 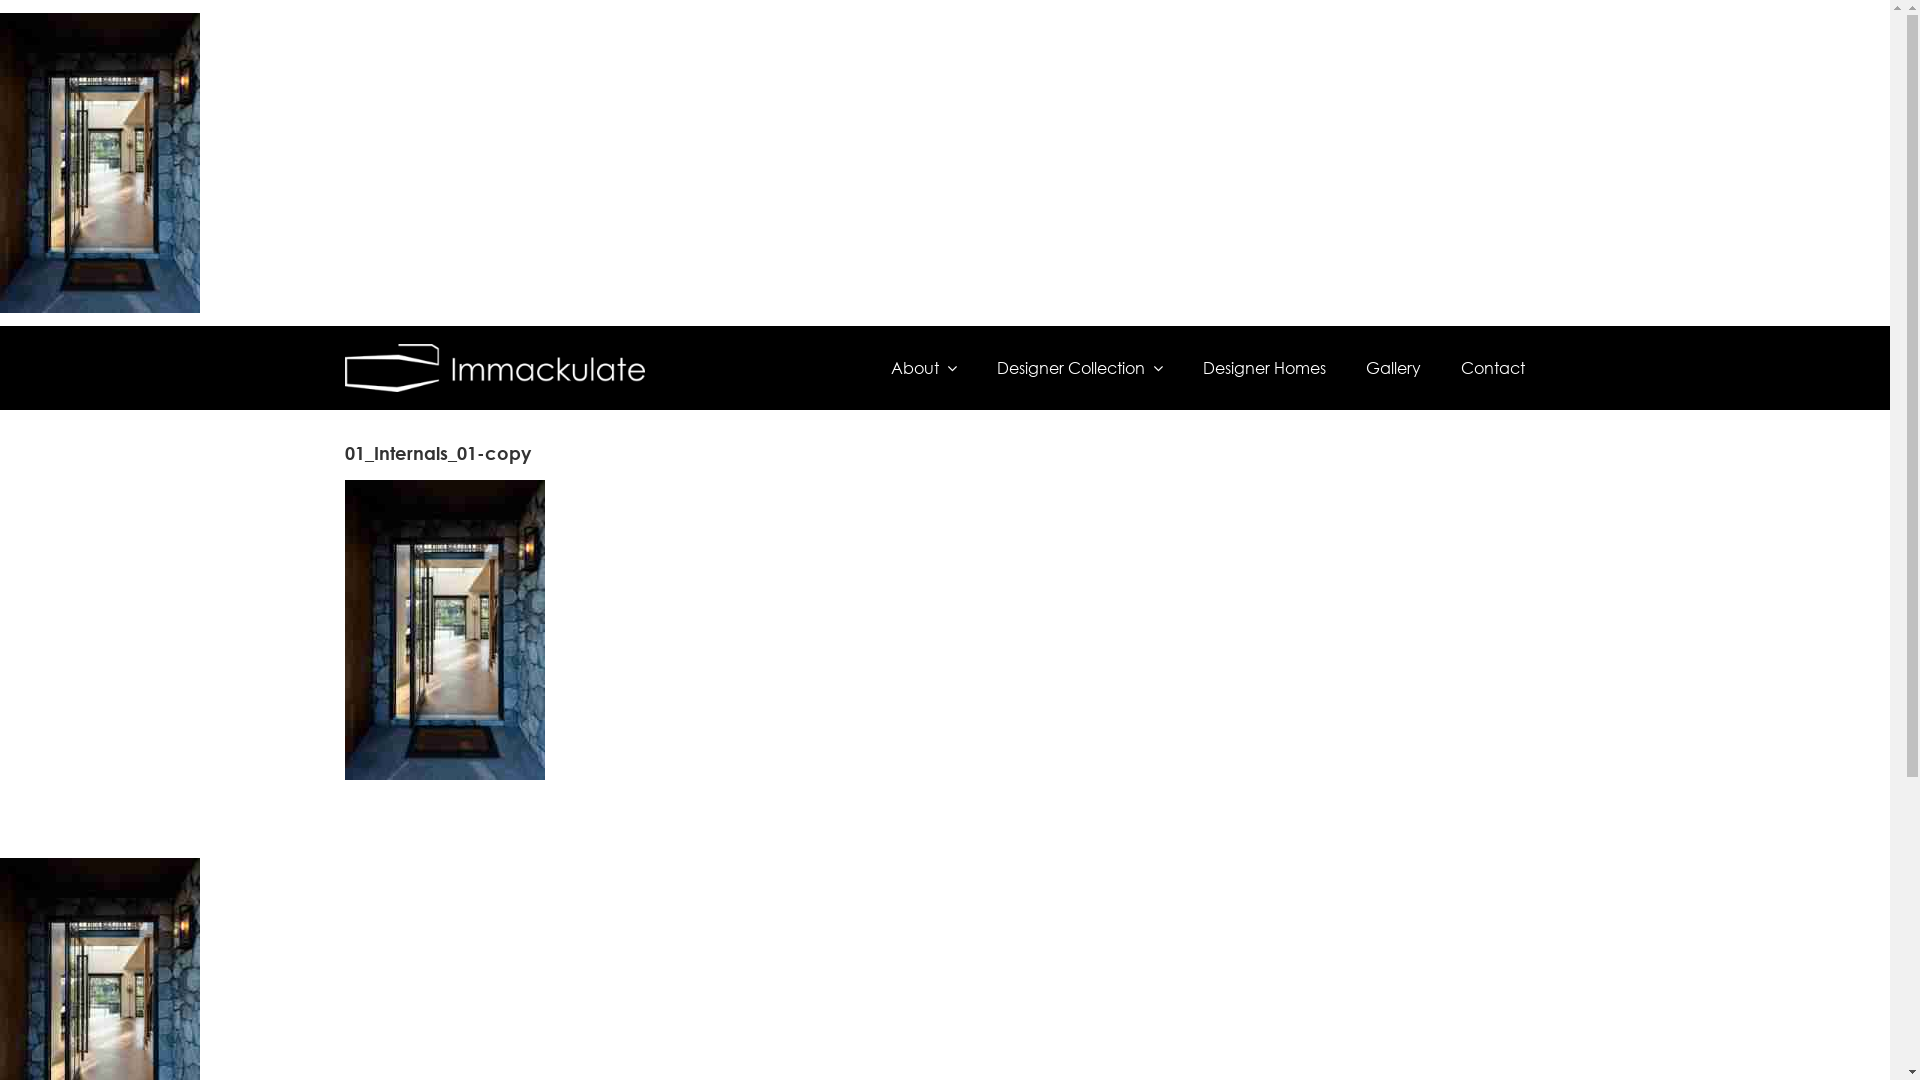 What do you see at coordinates (1392, 367) in the screenshot?
I see `'Gallery'` at bounding box center [1392, 367].